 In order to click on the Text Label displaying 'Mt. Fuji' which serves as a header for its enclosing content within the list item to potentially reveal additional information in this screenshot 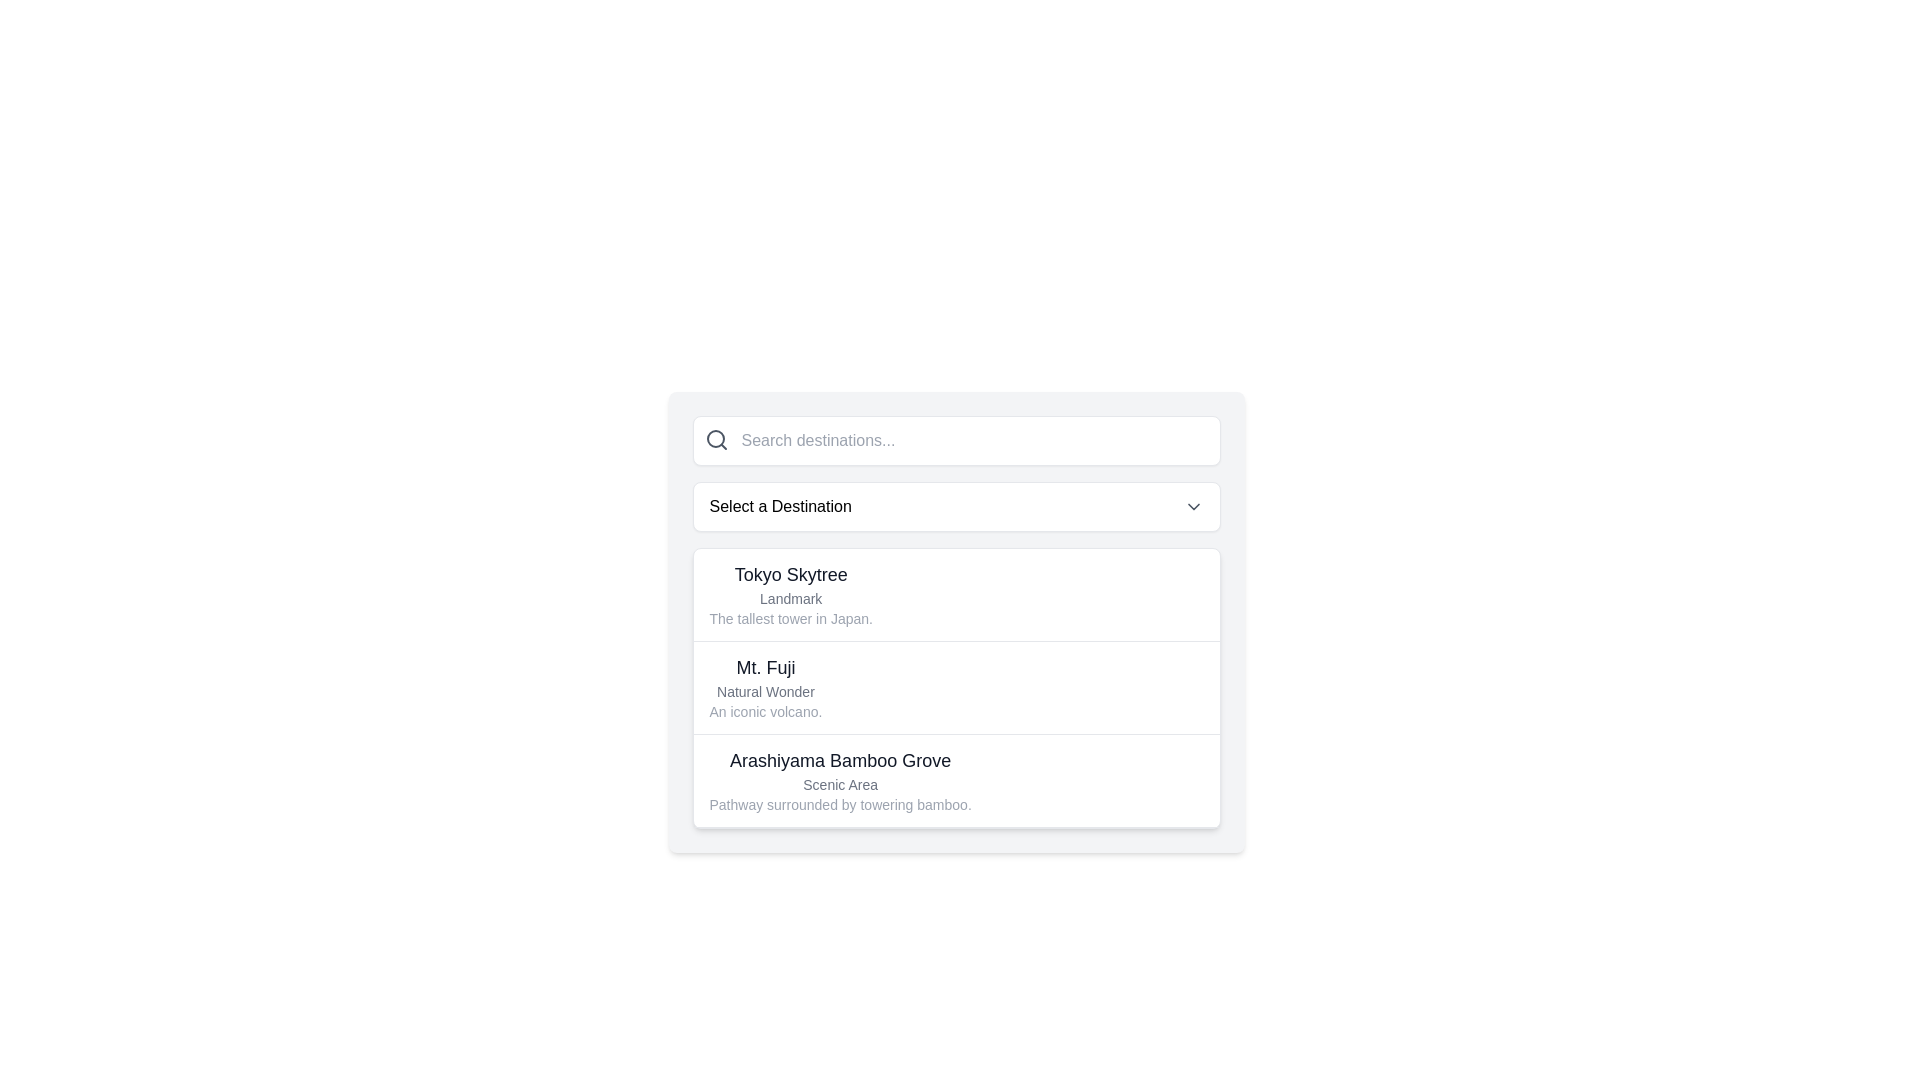, I will do `click(764, 667)`.